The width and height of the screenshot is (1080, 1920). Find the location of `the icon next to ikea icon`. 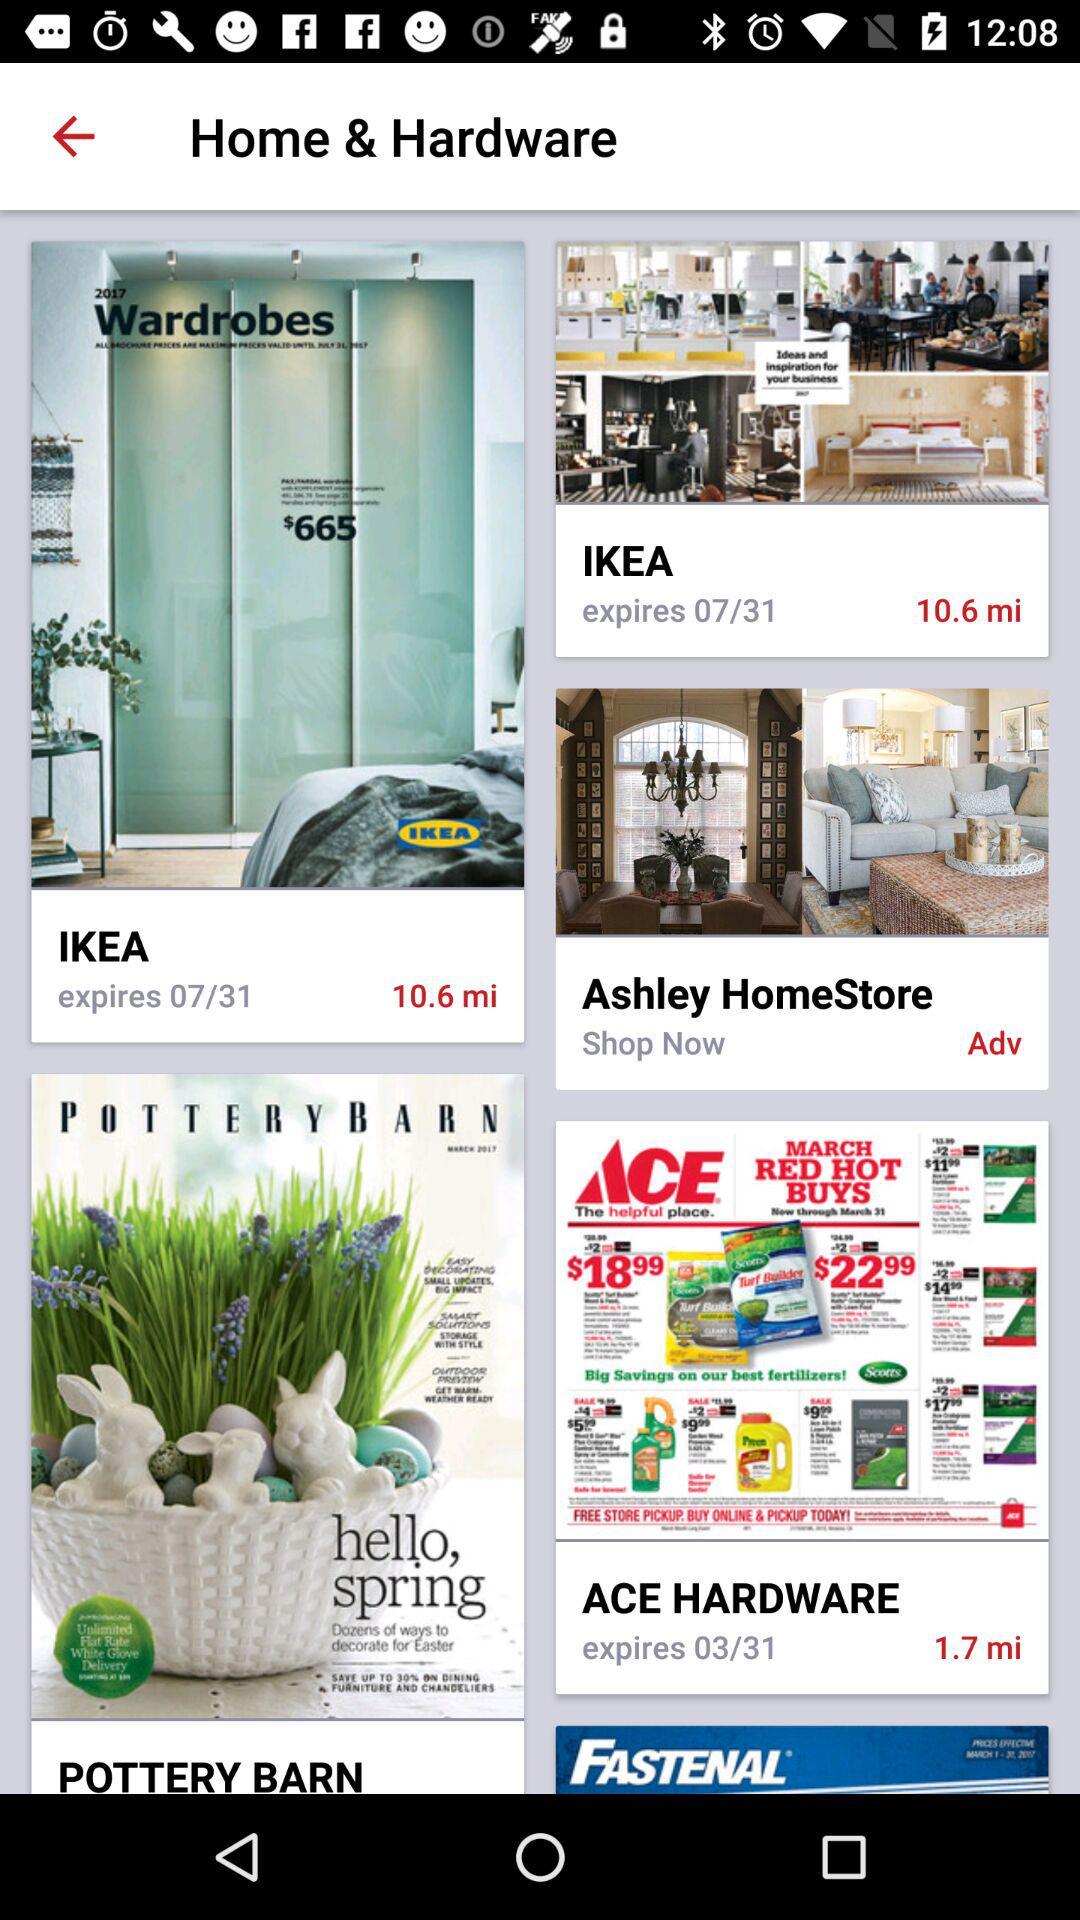

the icon next to ikea icon is located at coordinates (801, 979).